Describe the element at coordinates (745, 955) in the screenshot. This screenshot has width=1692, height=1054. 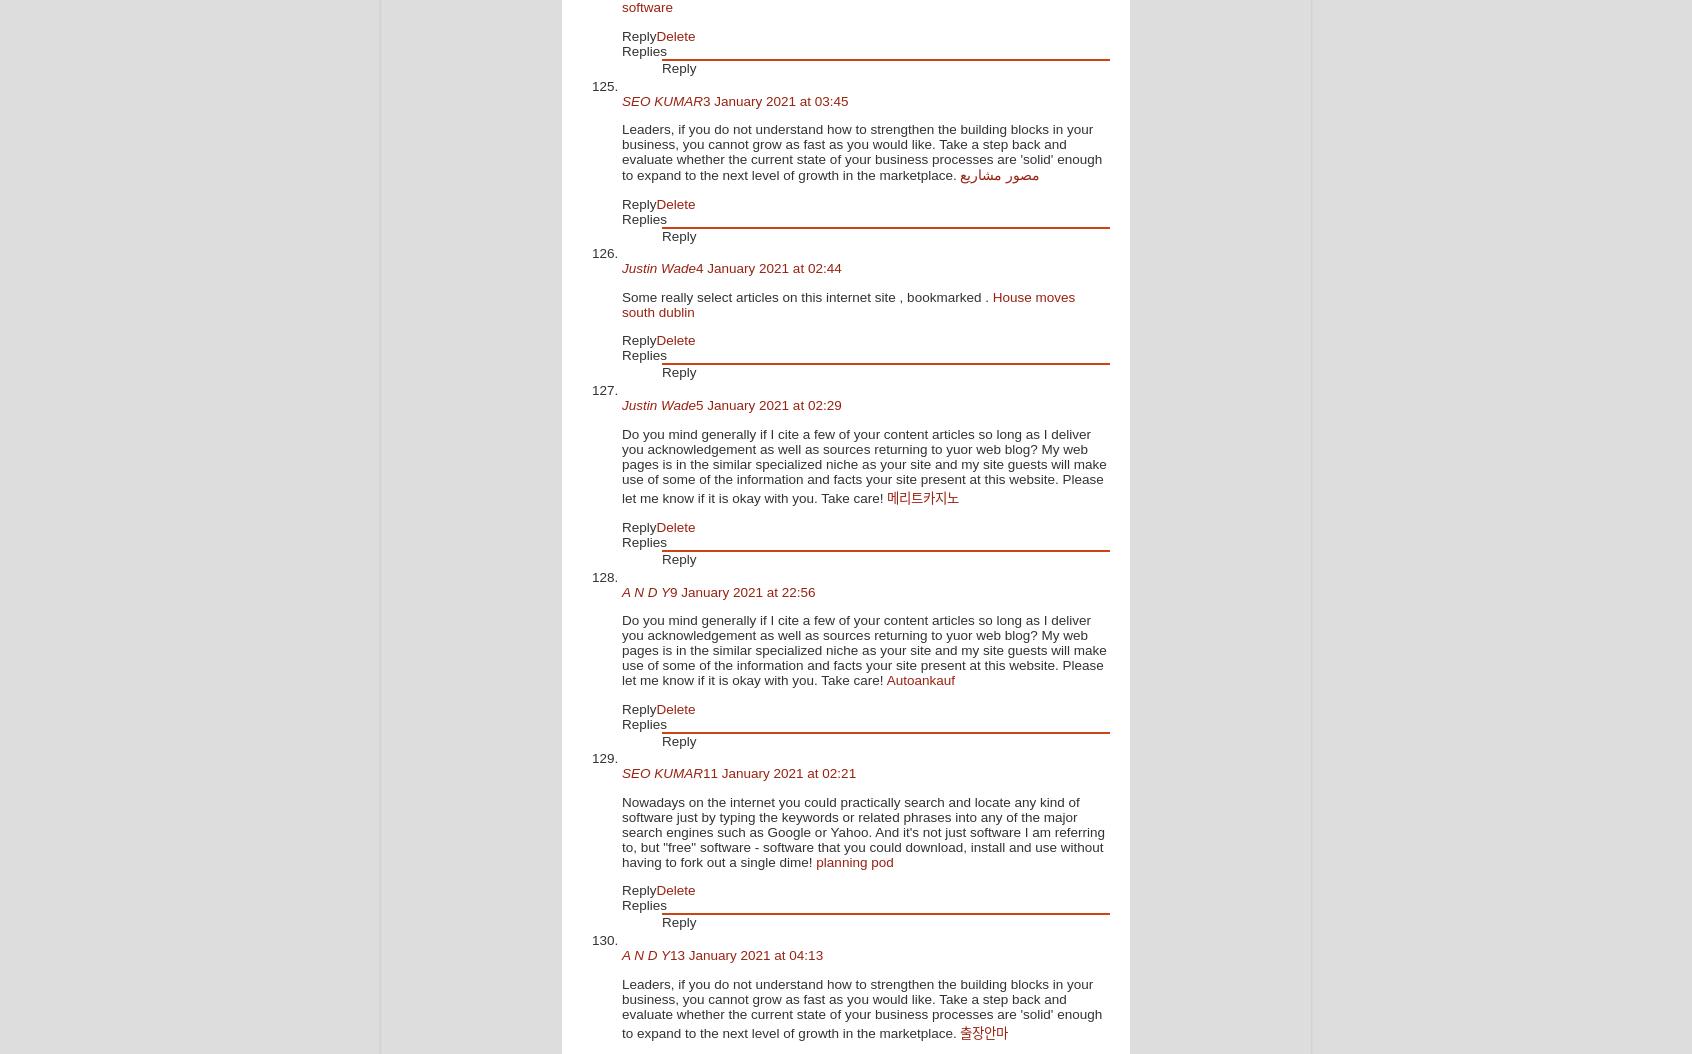
I see `'13 January 2021 at 04:13'` at that location.